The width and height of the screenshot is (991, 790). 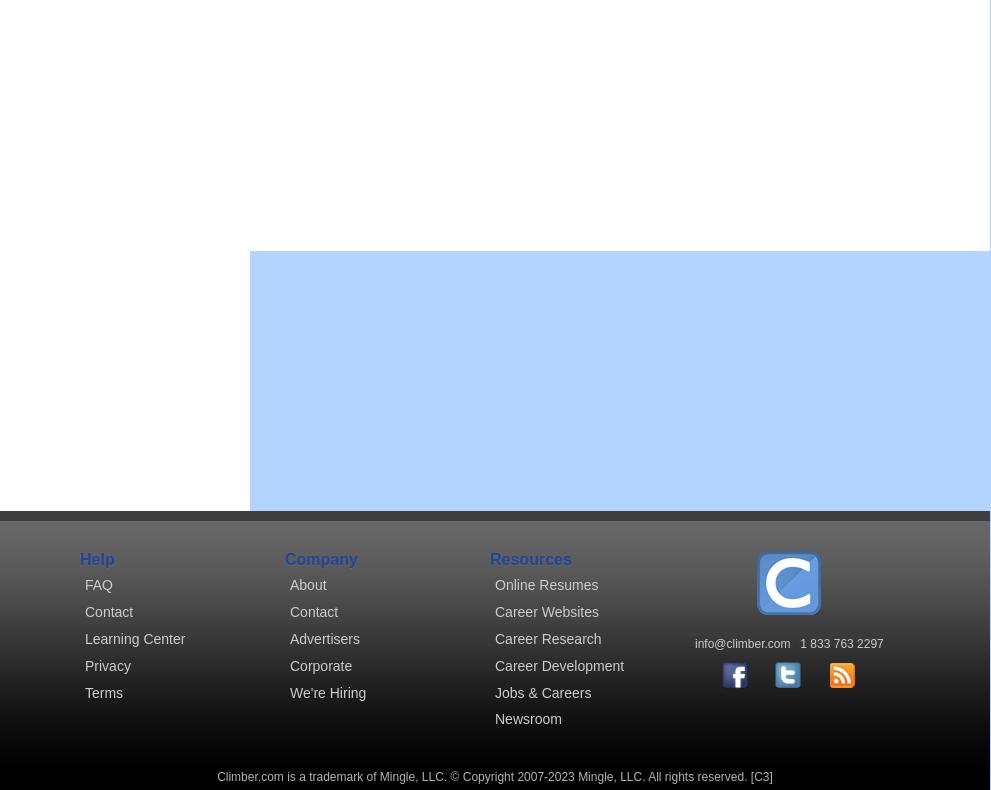 I want to click on '1 833 763 2297', so click(x=800, y=644).